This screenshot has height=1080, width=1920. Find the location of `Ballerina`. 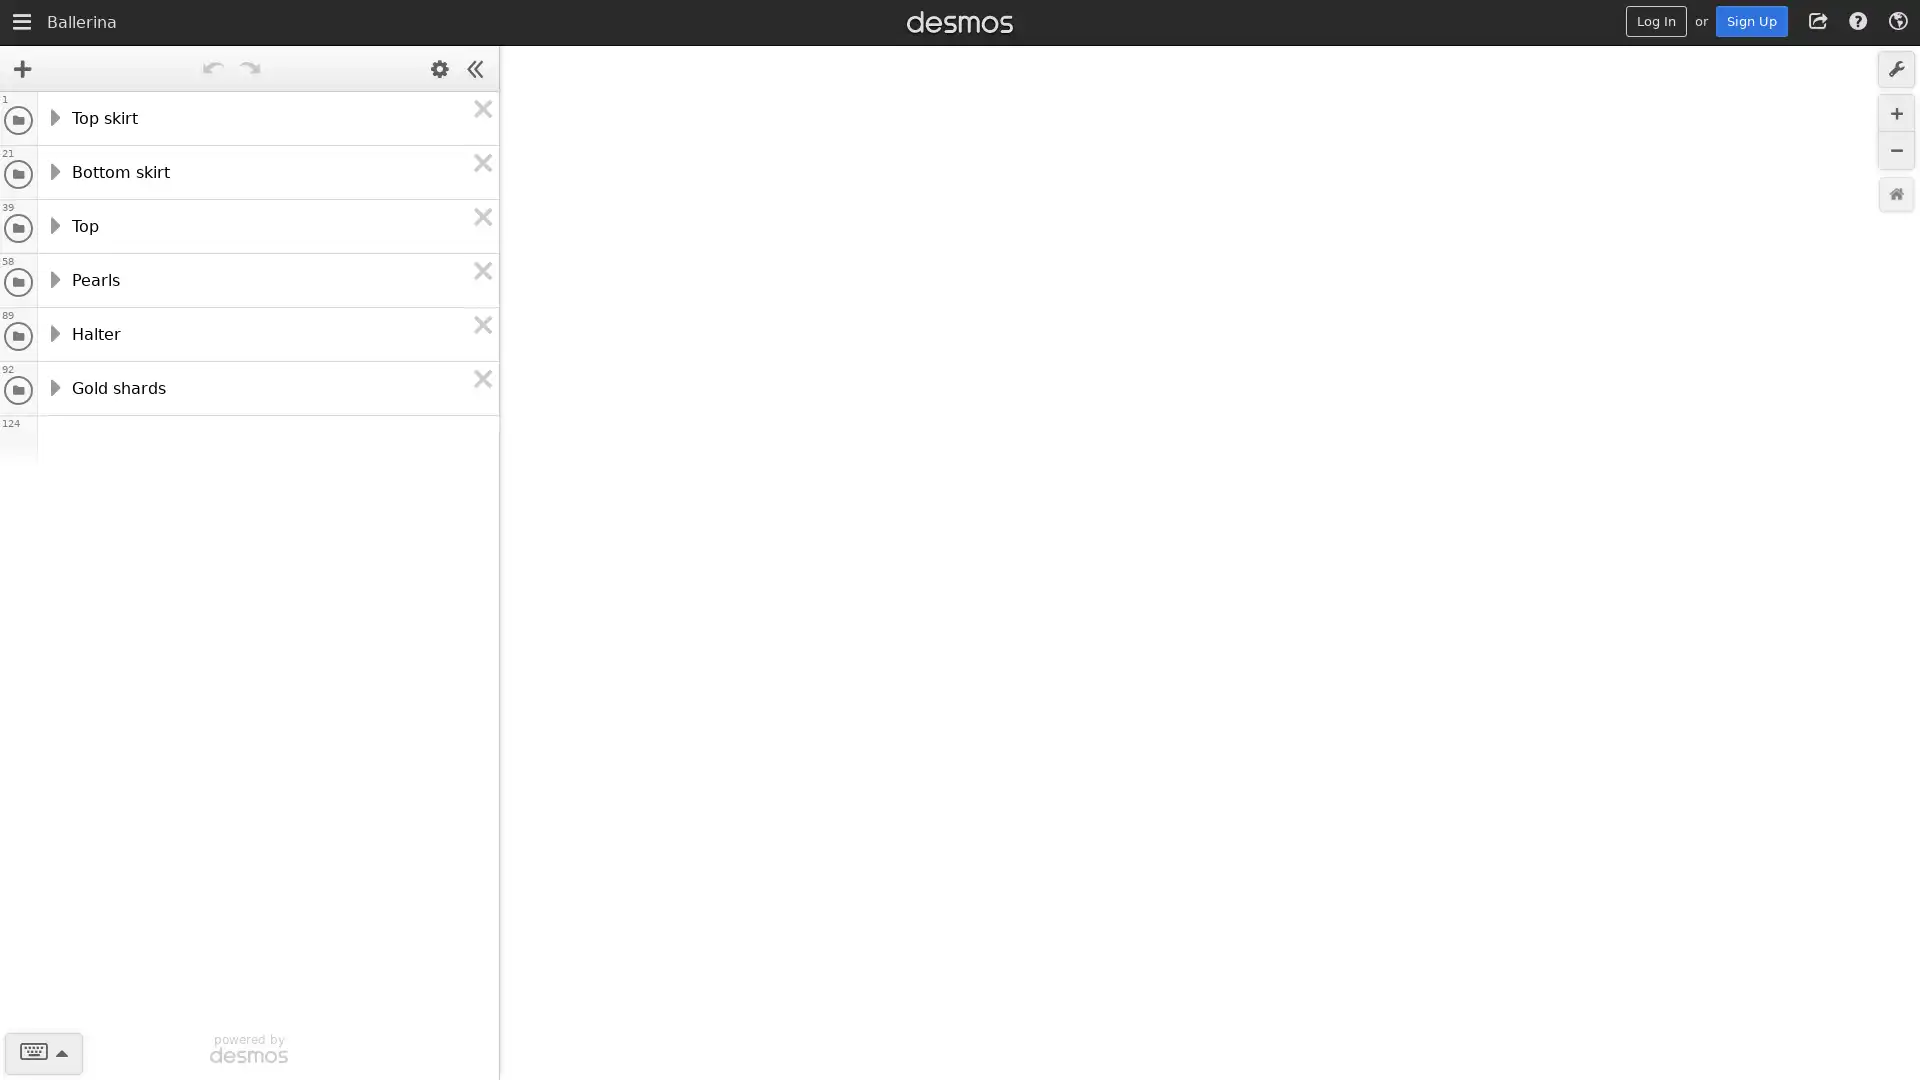

Ballerina is located at coordinates (80, 40).